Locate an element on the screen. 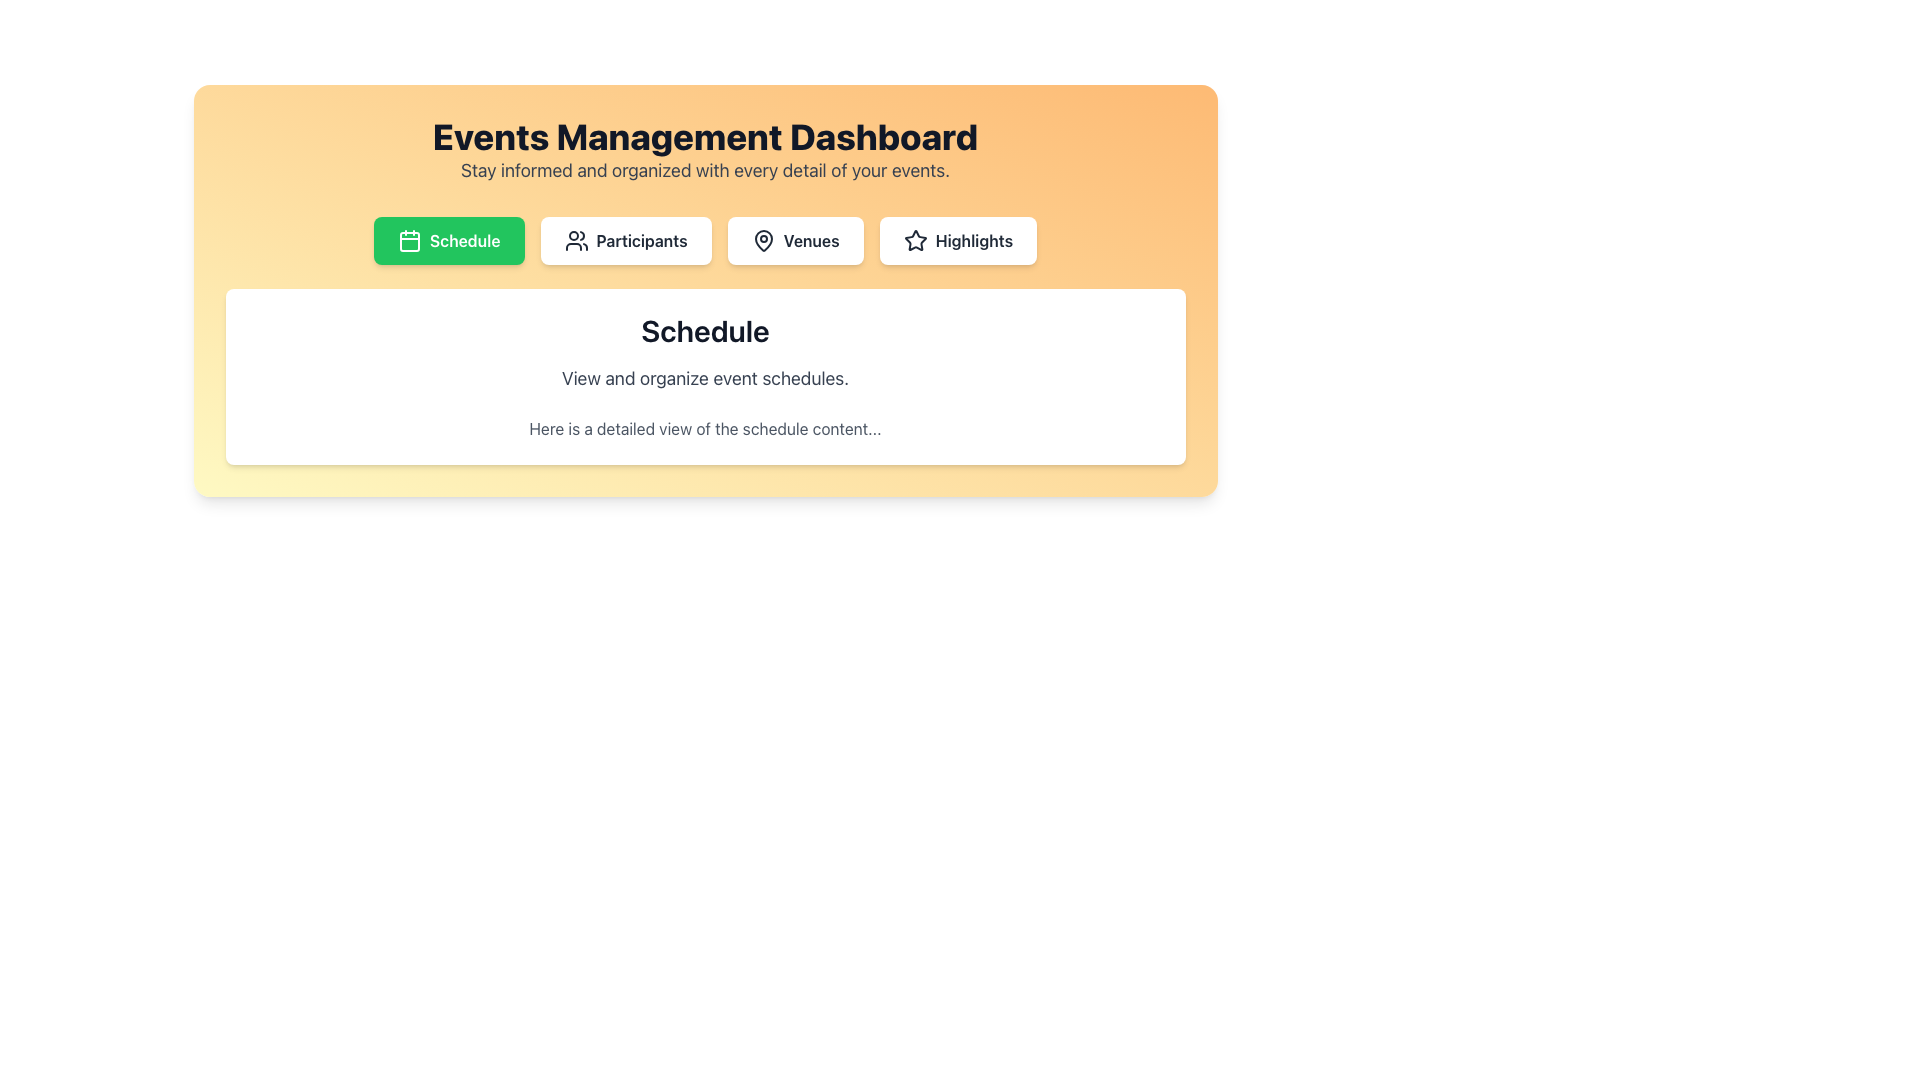 The height and width of the screenshot is (1080, 1920). the static text element that provides a descriptive subtitle below the 'Events Management Dashboard' header is located at coordinates (705, 169).